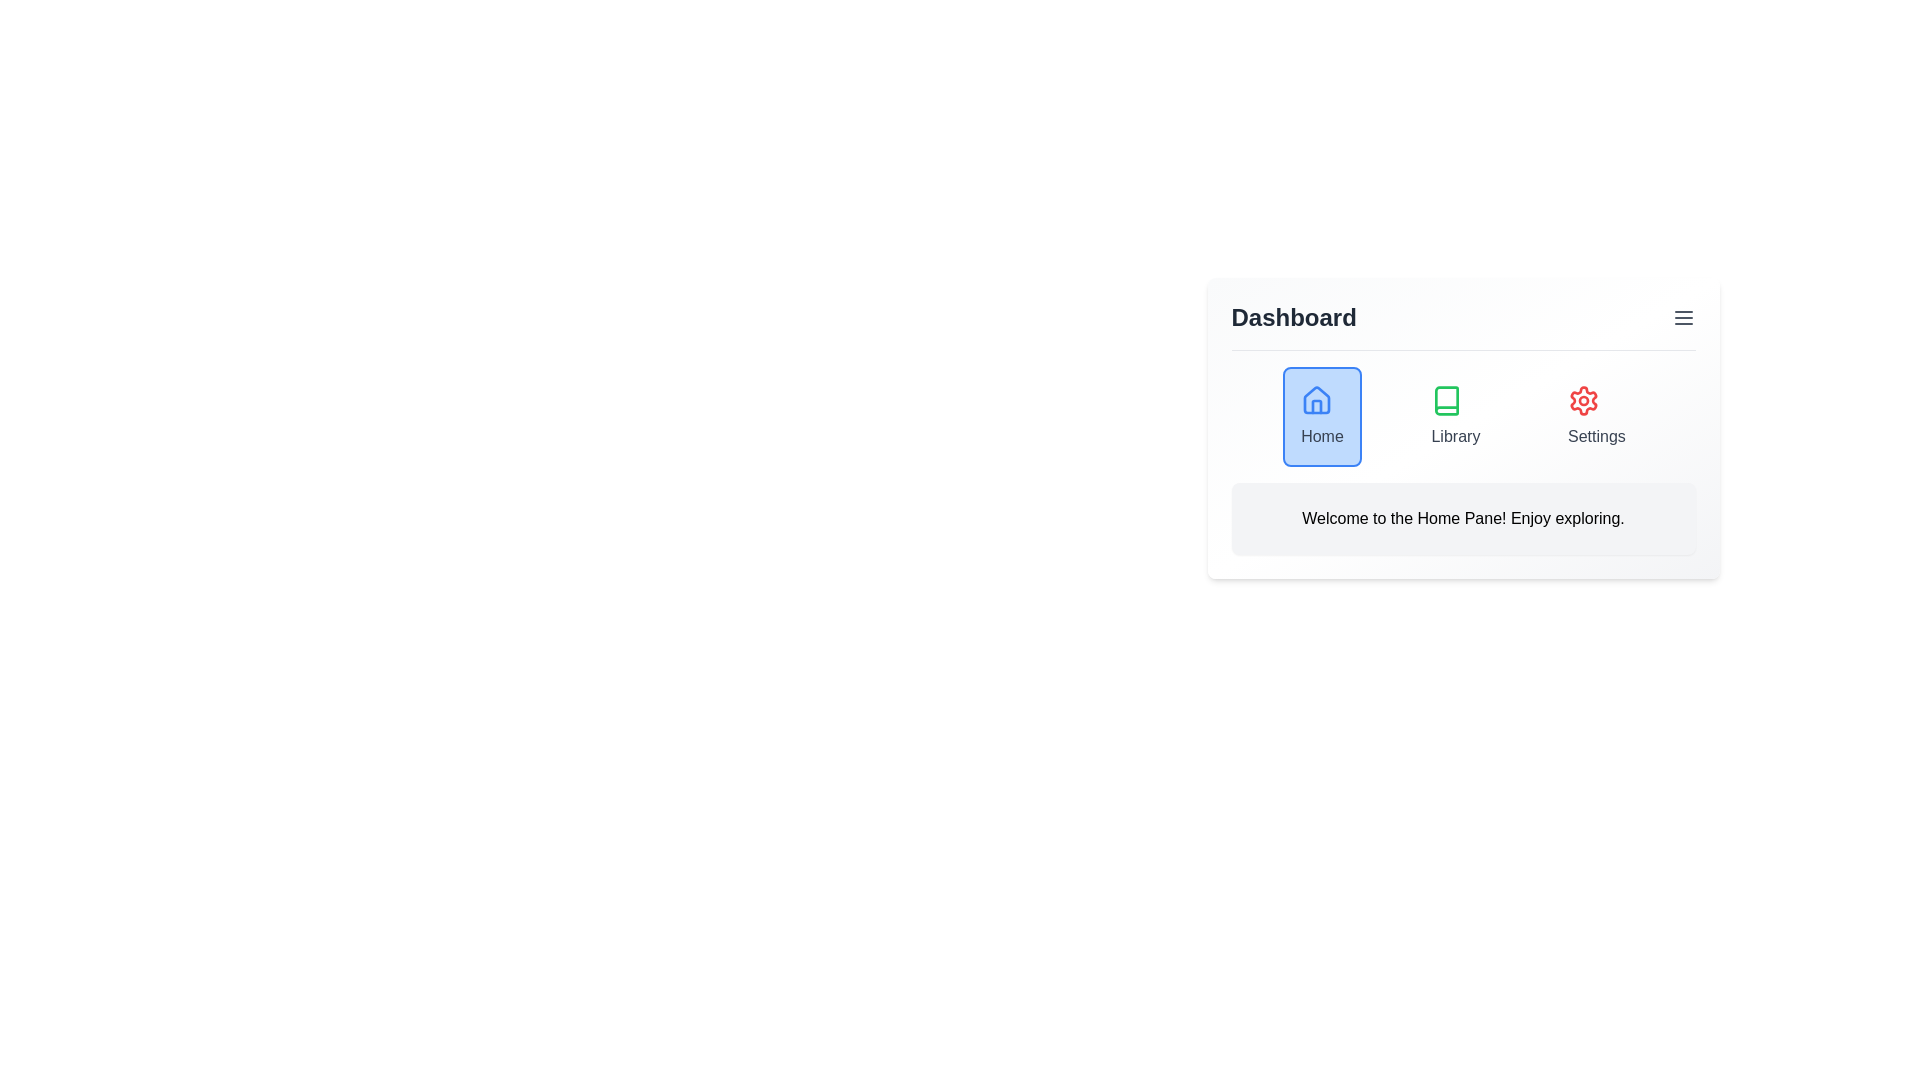 The width and height of the screenshot is (1920, 1080). Describe the element at coordinates (1583, 401) in the screenshot. I see `the red gear-like icon` at that location.